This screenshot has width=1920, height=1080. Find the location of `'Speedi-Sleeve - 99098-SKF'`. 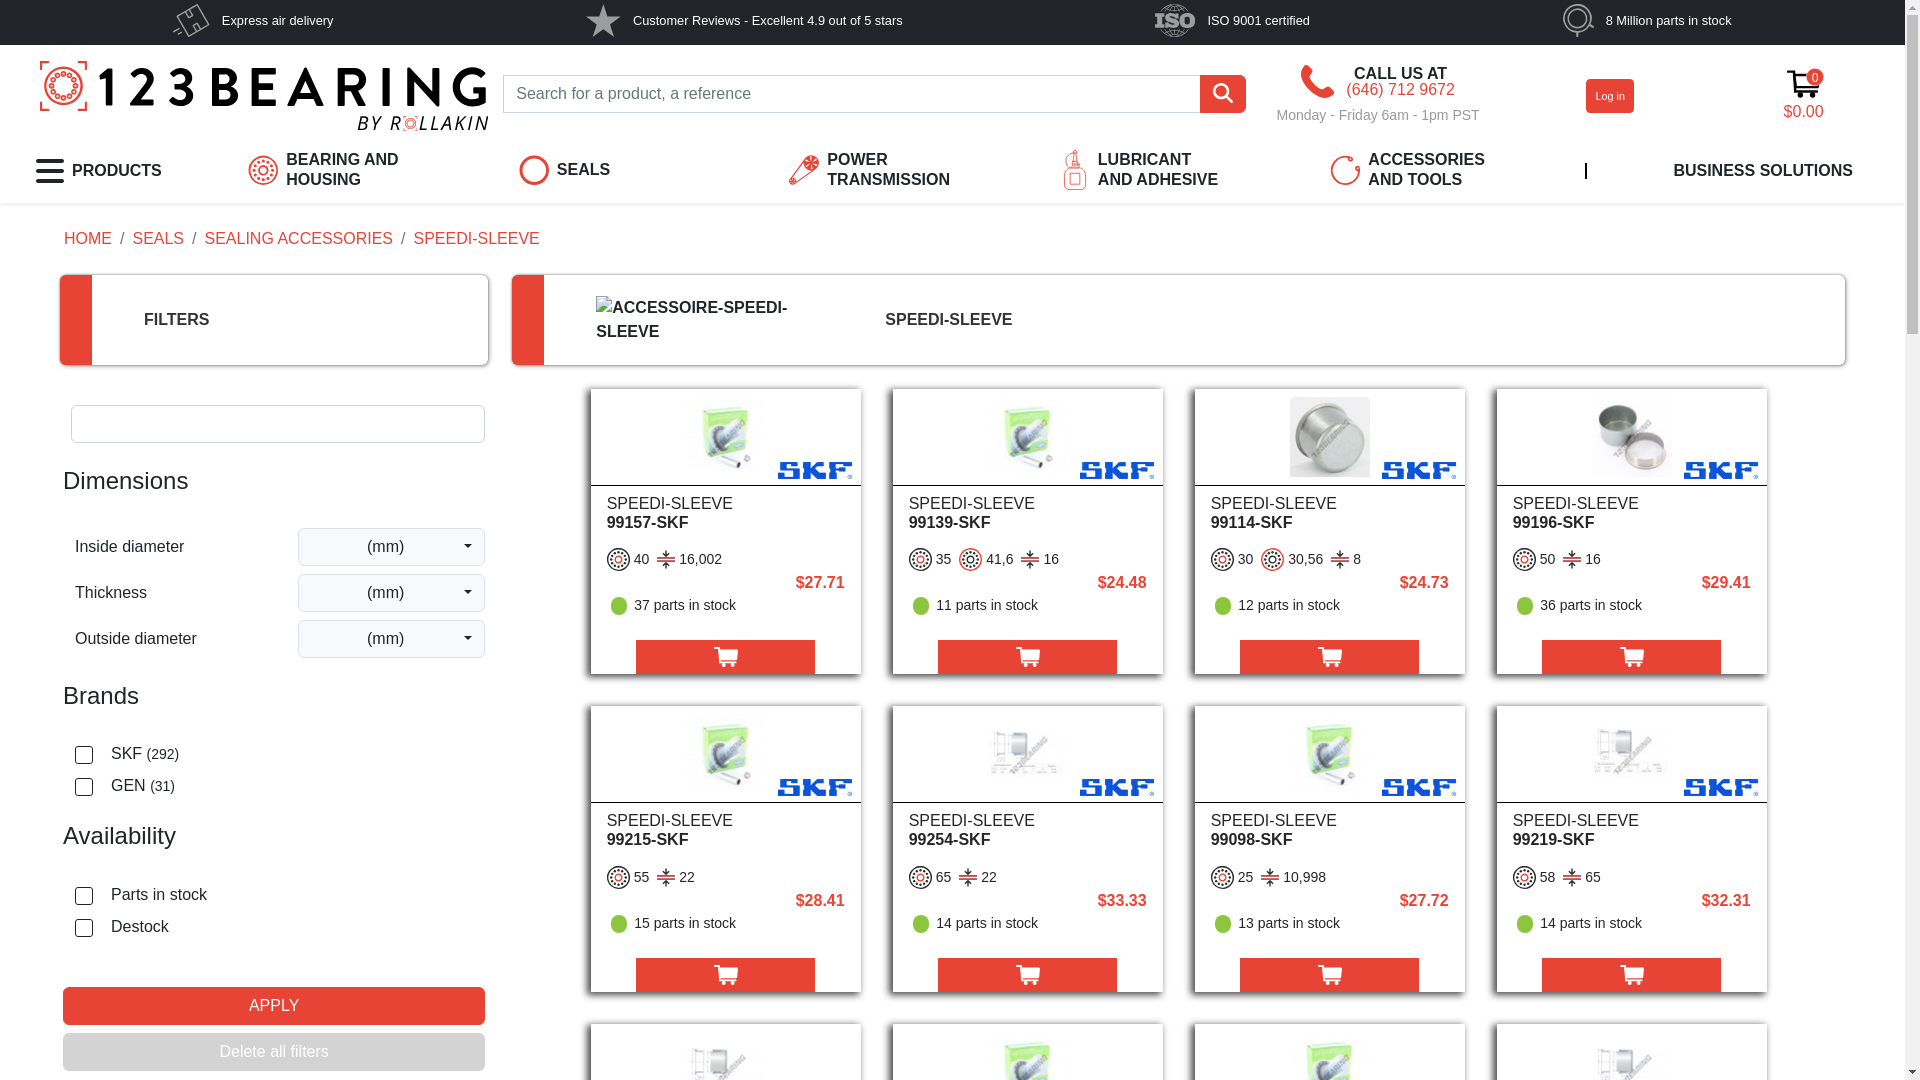

'Speedi-Sleeve - 99098-SKF' is located at coordinates (1329, 753).